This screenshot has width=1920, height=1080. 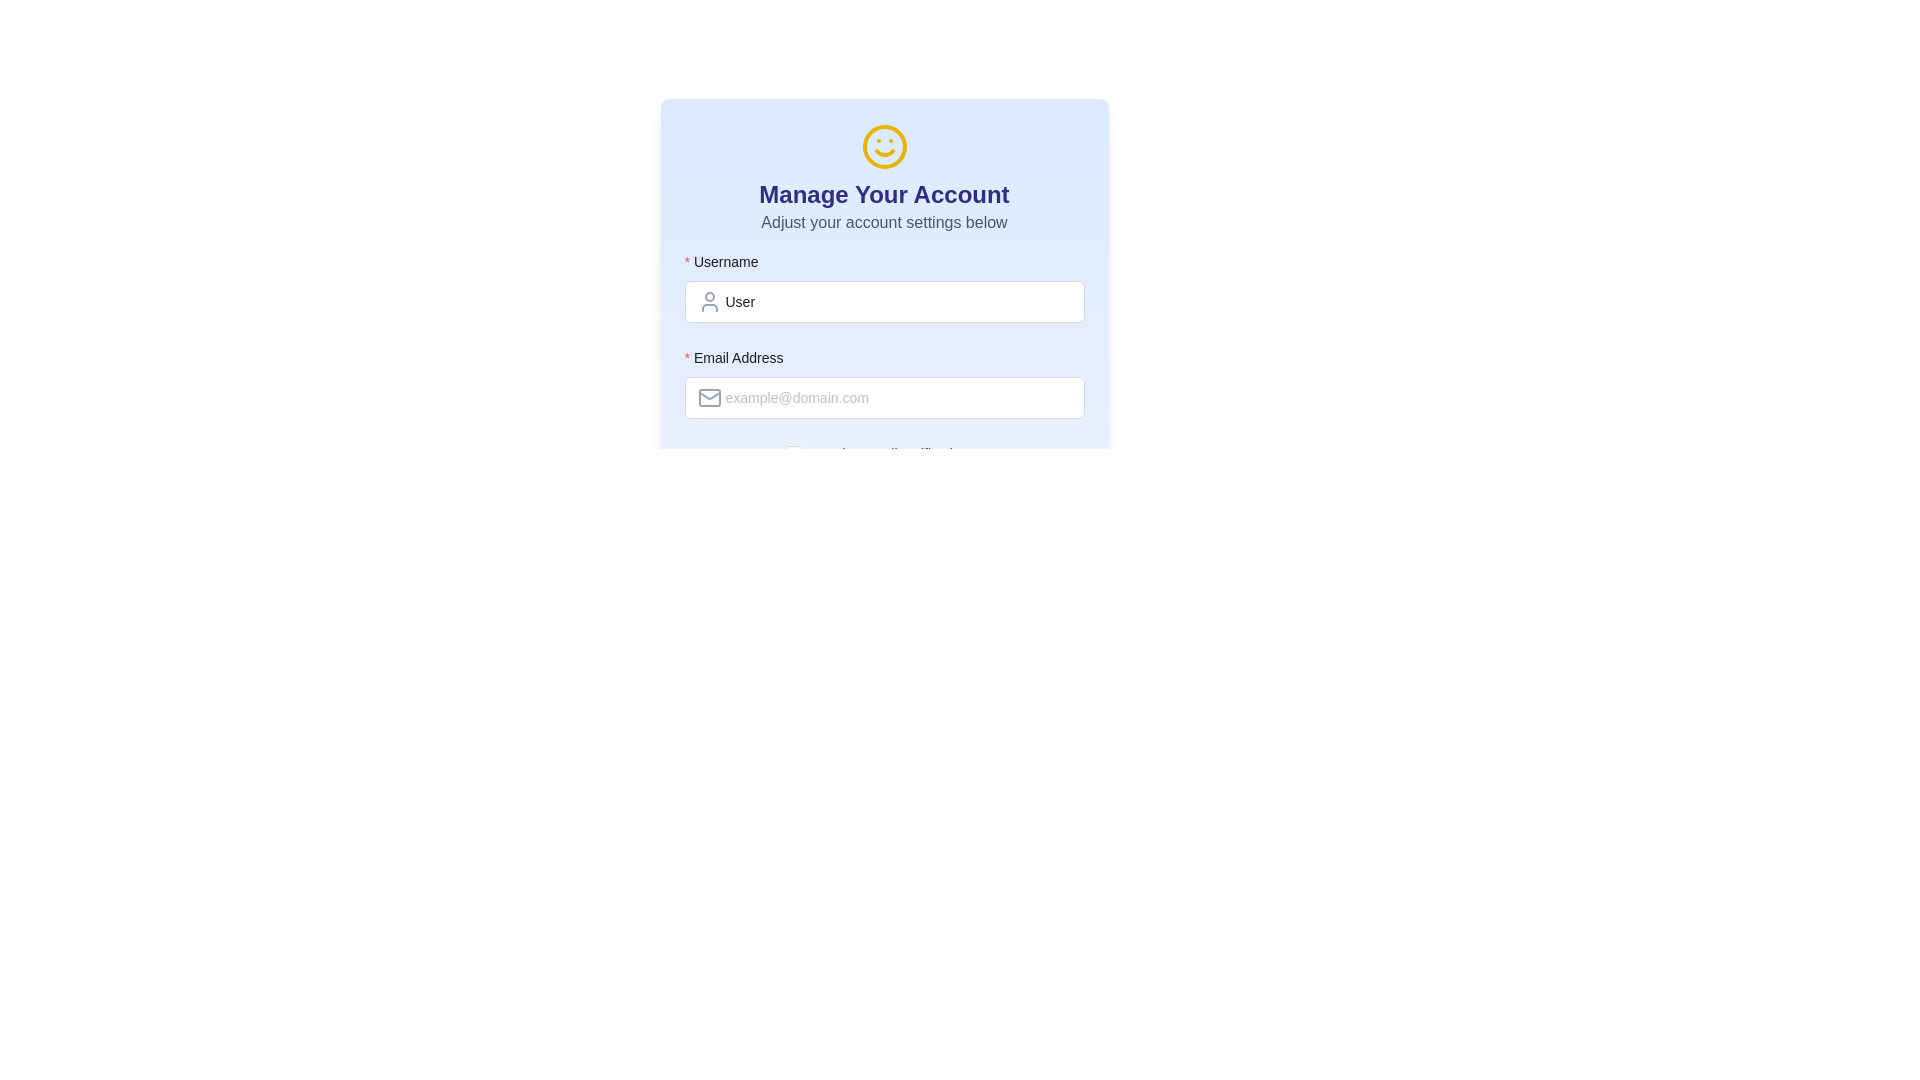 I want to click on the gray envelope icon located on the left side of the Email Address input field within the 'Manage Your Account' form interface, so click(x=709, y=397).